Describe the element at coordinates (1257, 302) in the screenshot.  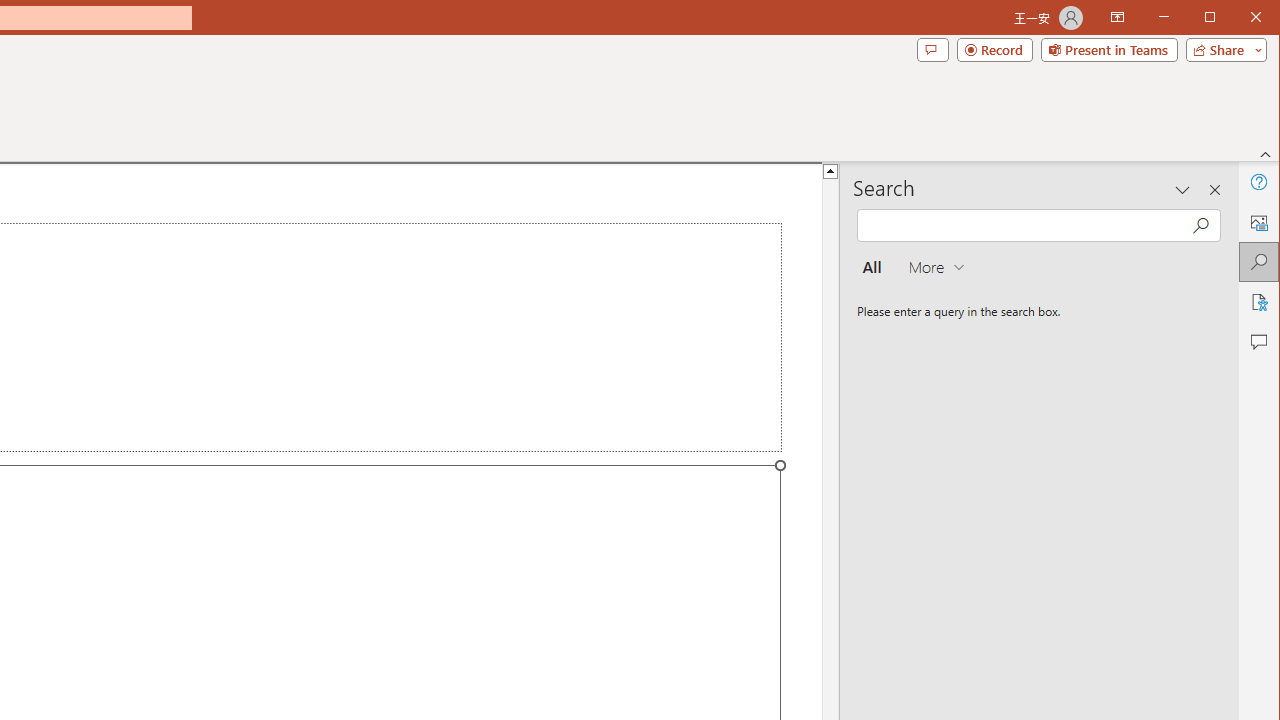
I see `'Accessibility'` at that location.